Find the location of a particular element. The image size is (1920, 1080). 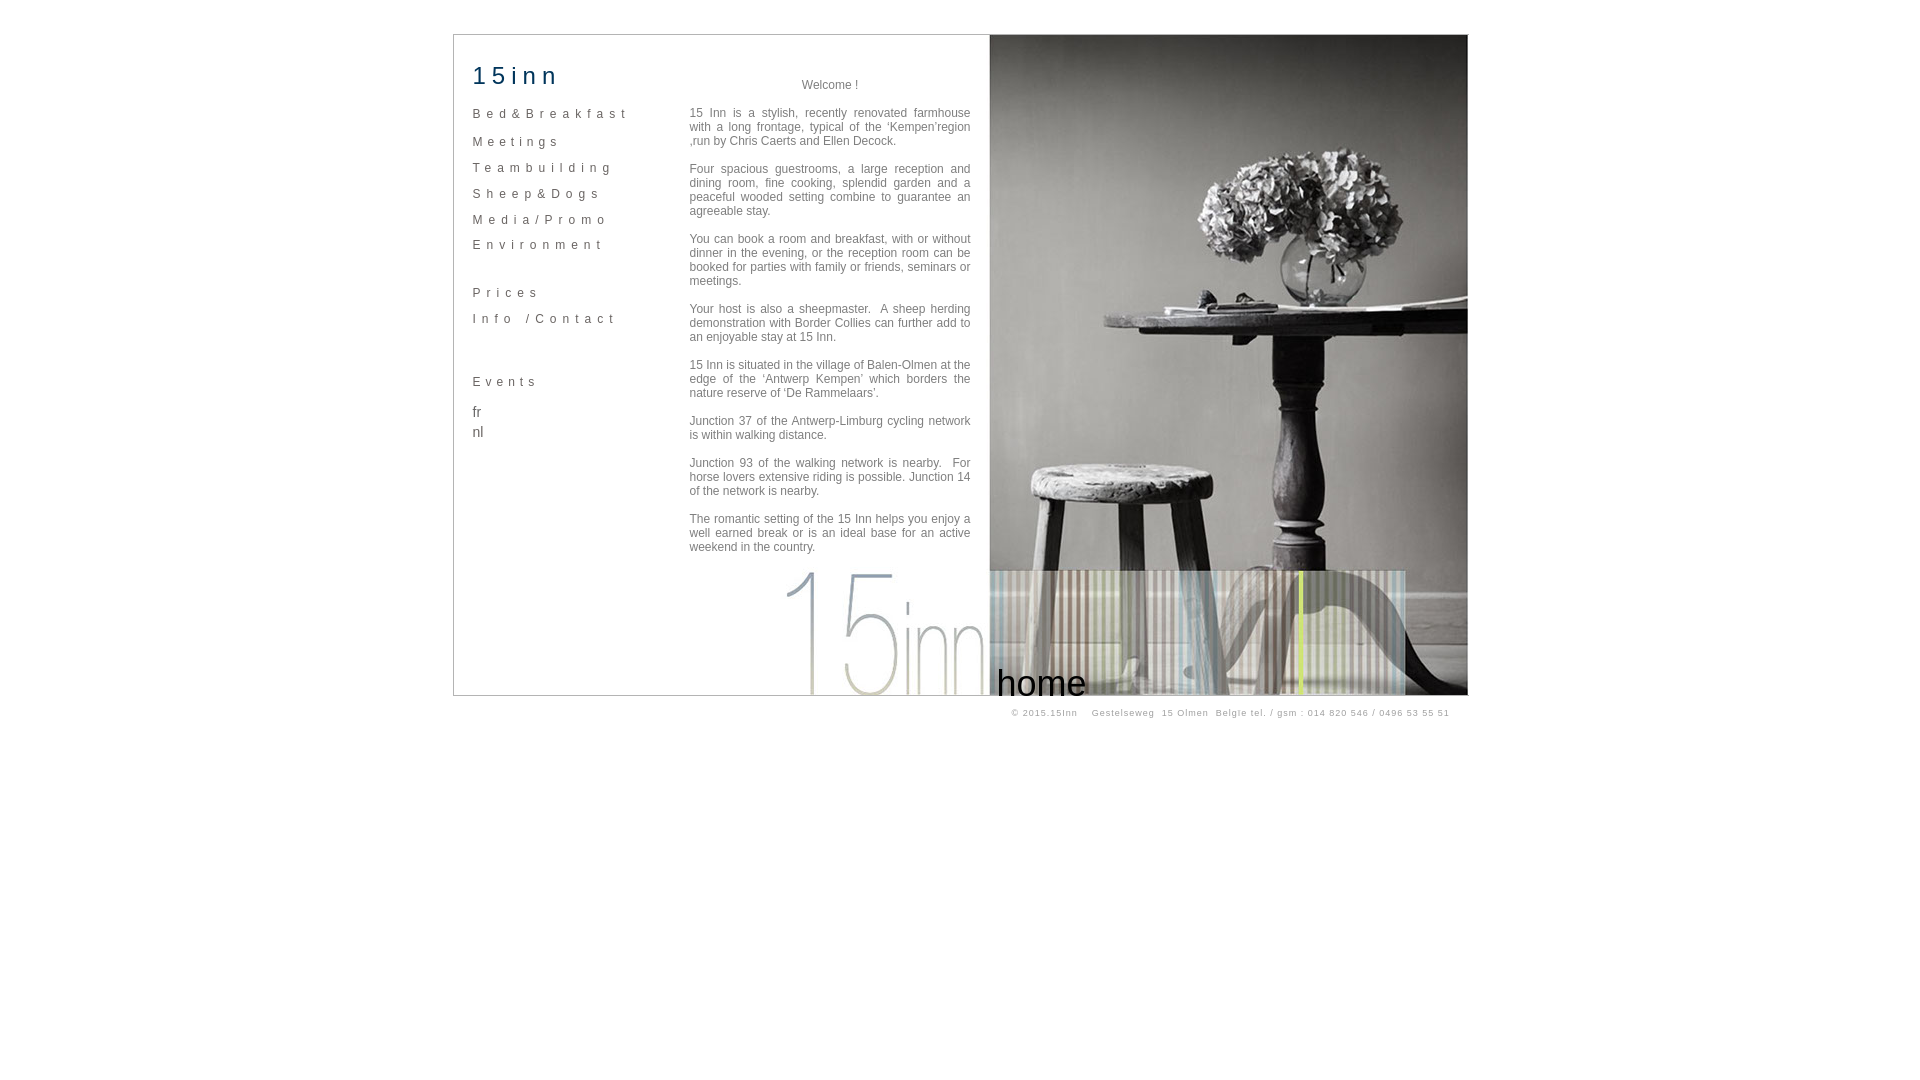

'Environment' is located at coordinates (538, 244).